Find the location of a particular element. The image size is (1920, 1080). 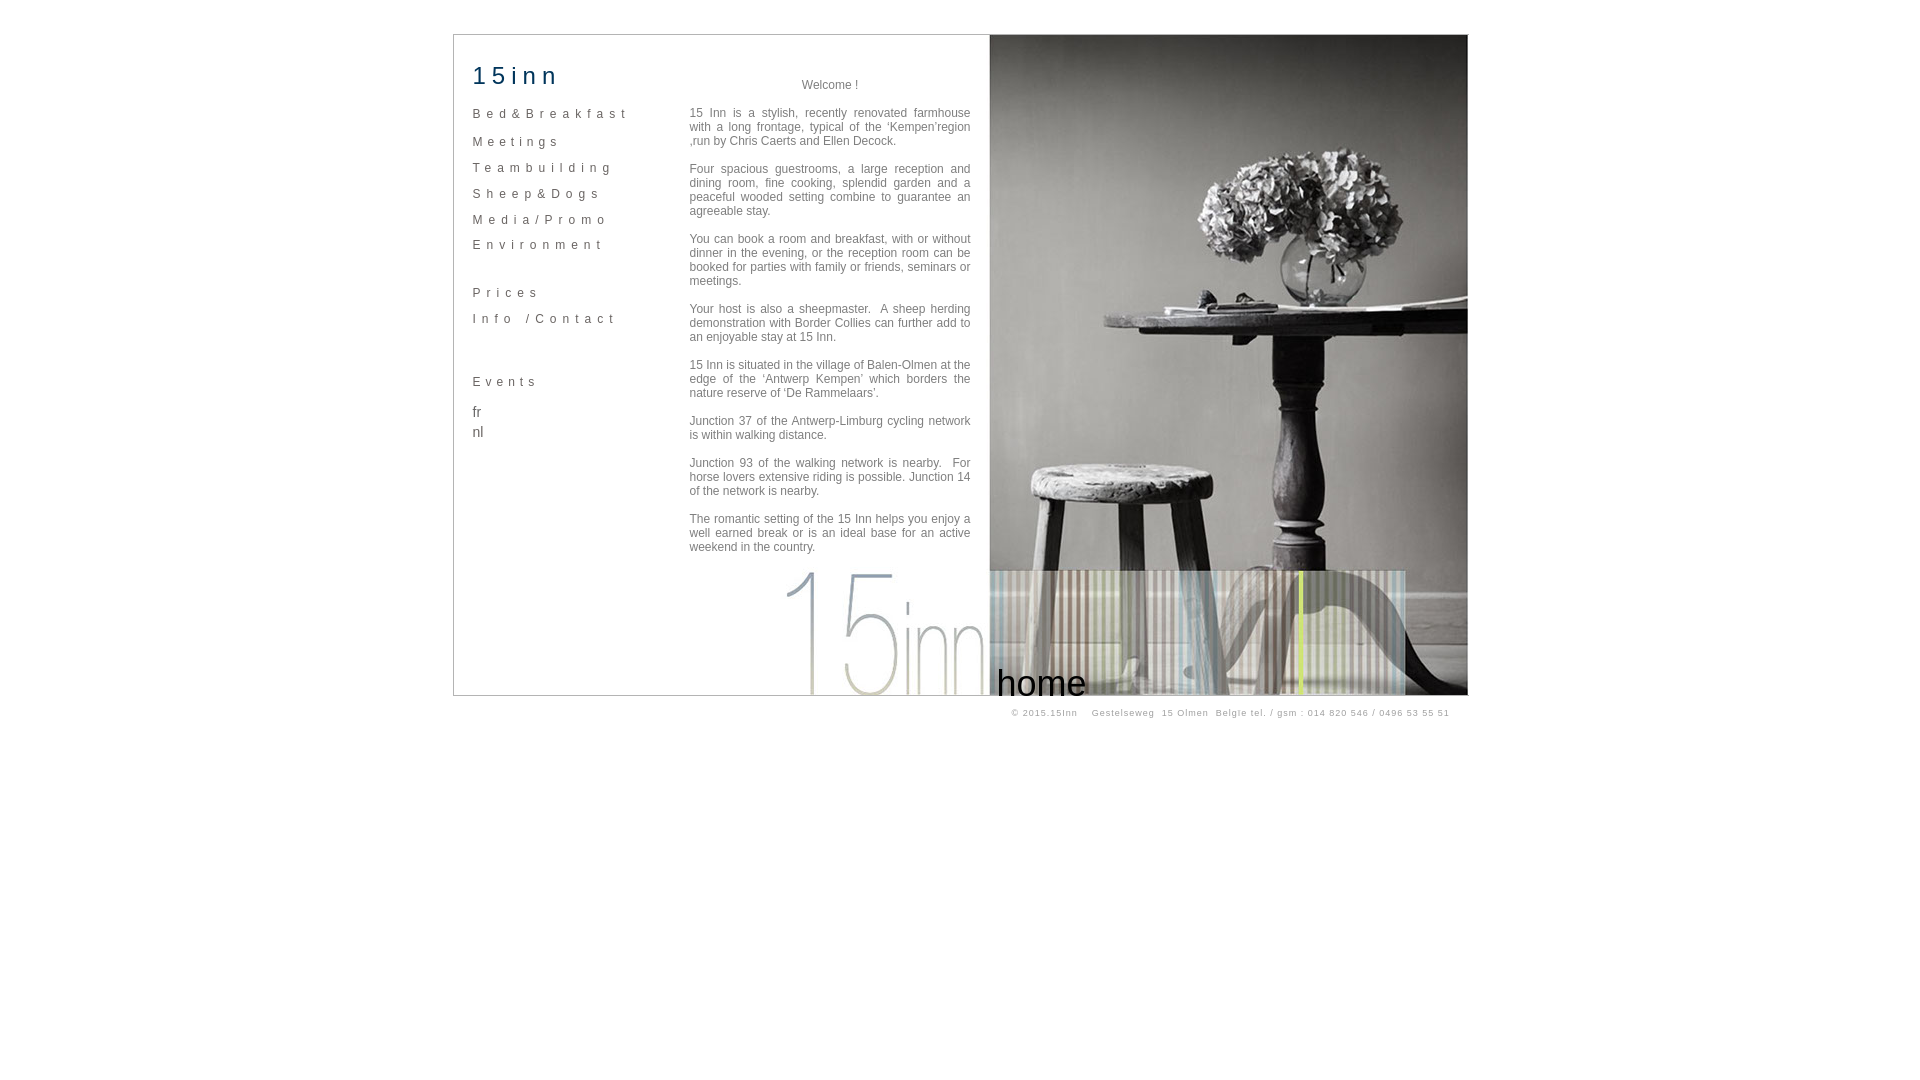

'Environment' is located at coordinates (538, 244).